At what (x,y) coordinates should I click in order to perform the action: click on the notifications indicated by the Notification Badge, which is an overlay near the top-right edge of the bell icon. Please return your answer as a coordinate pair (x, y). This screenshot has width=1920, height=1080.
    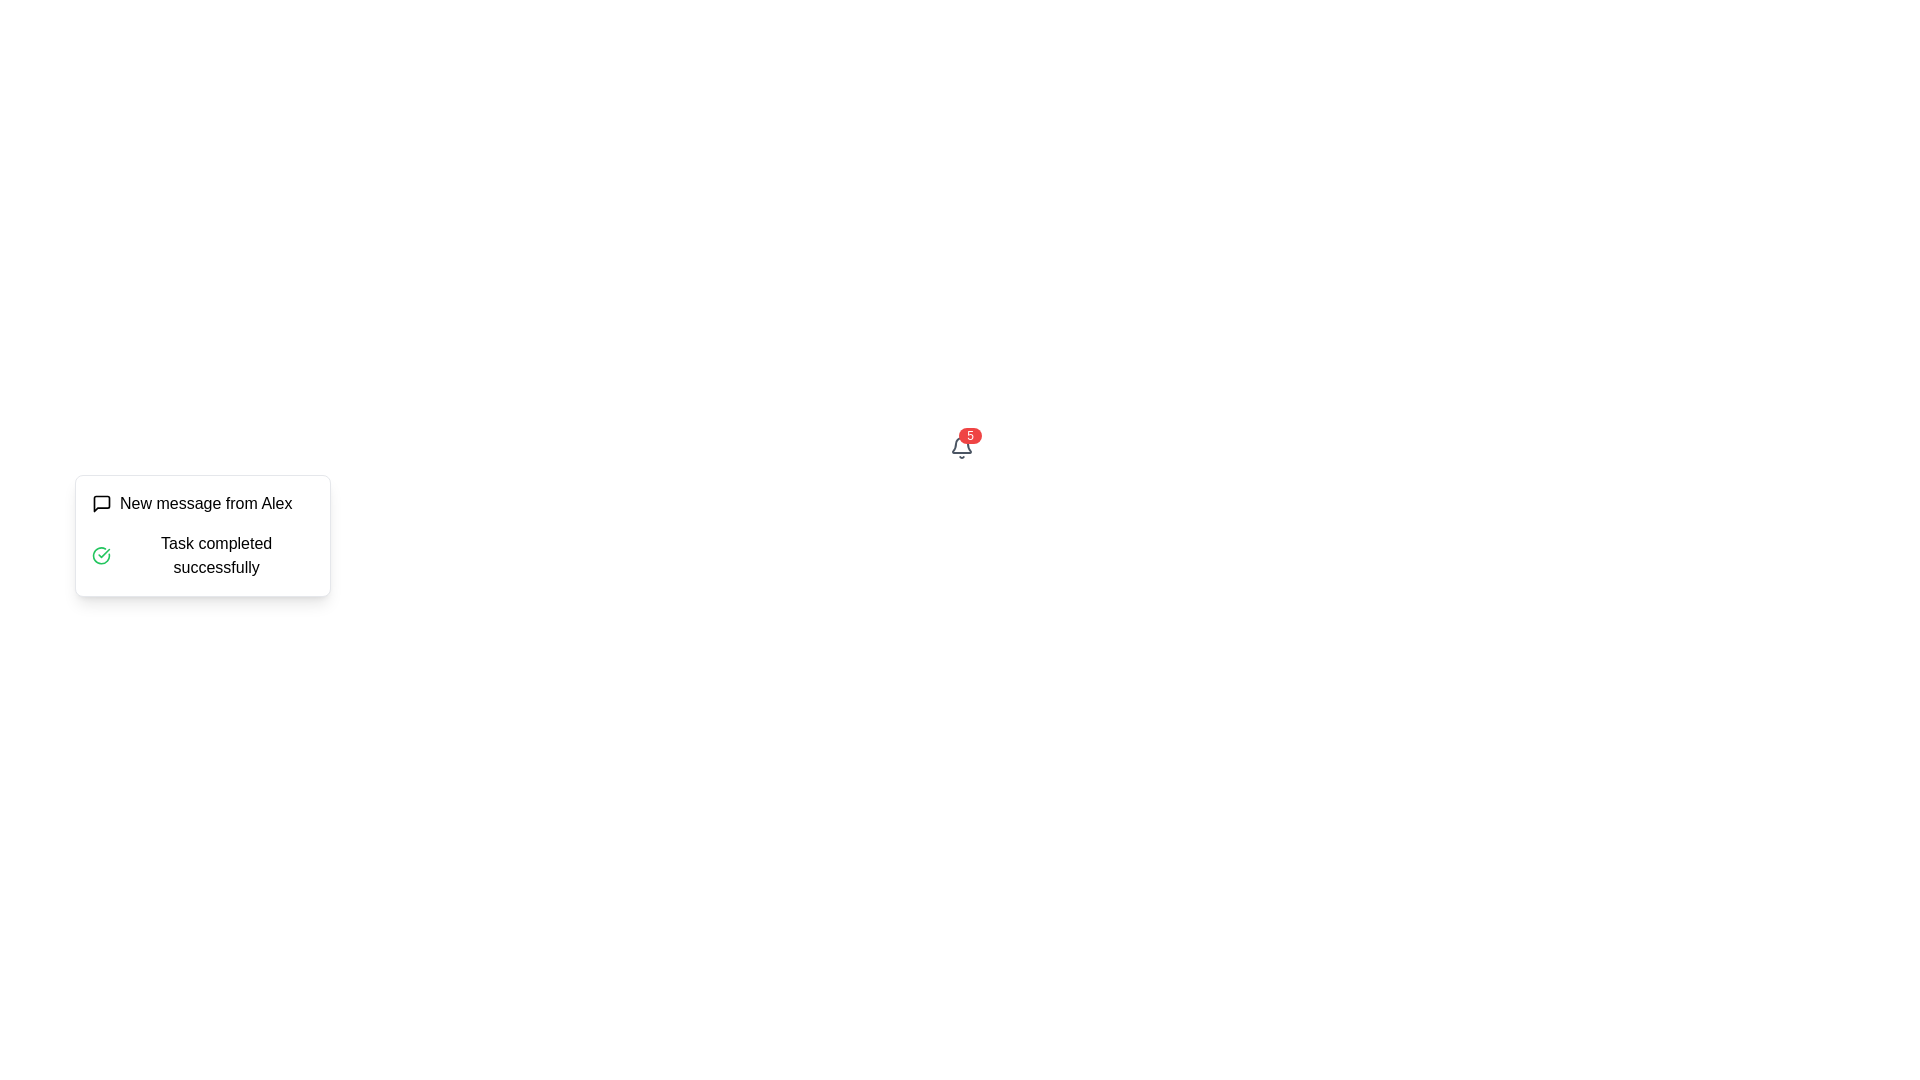
    Looking at the image, I should click on (970, 434).